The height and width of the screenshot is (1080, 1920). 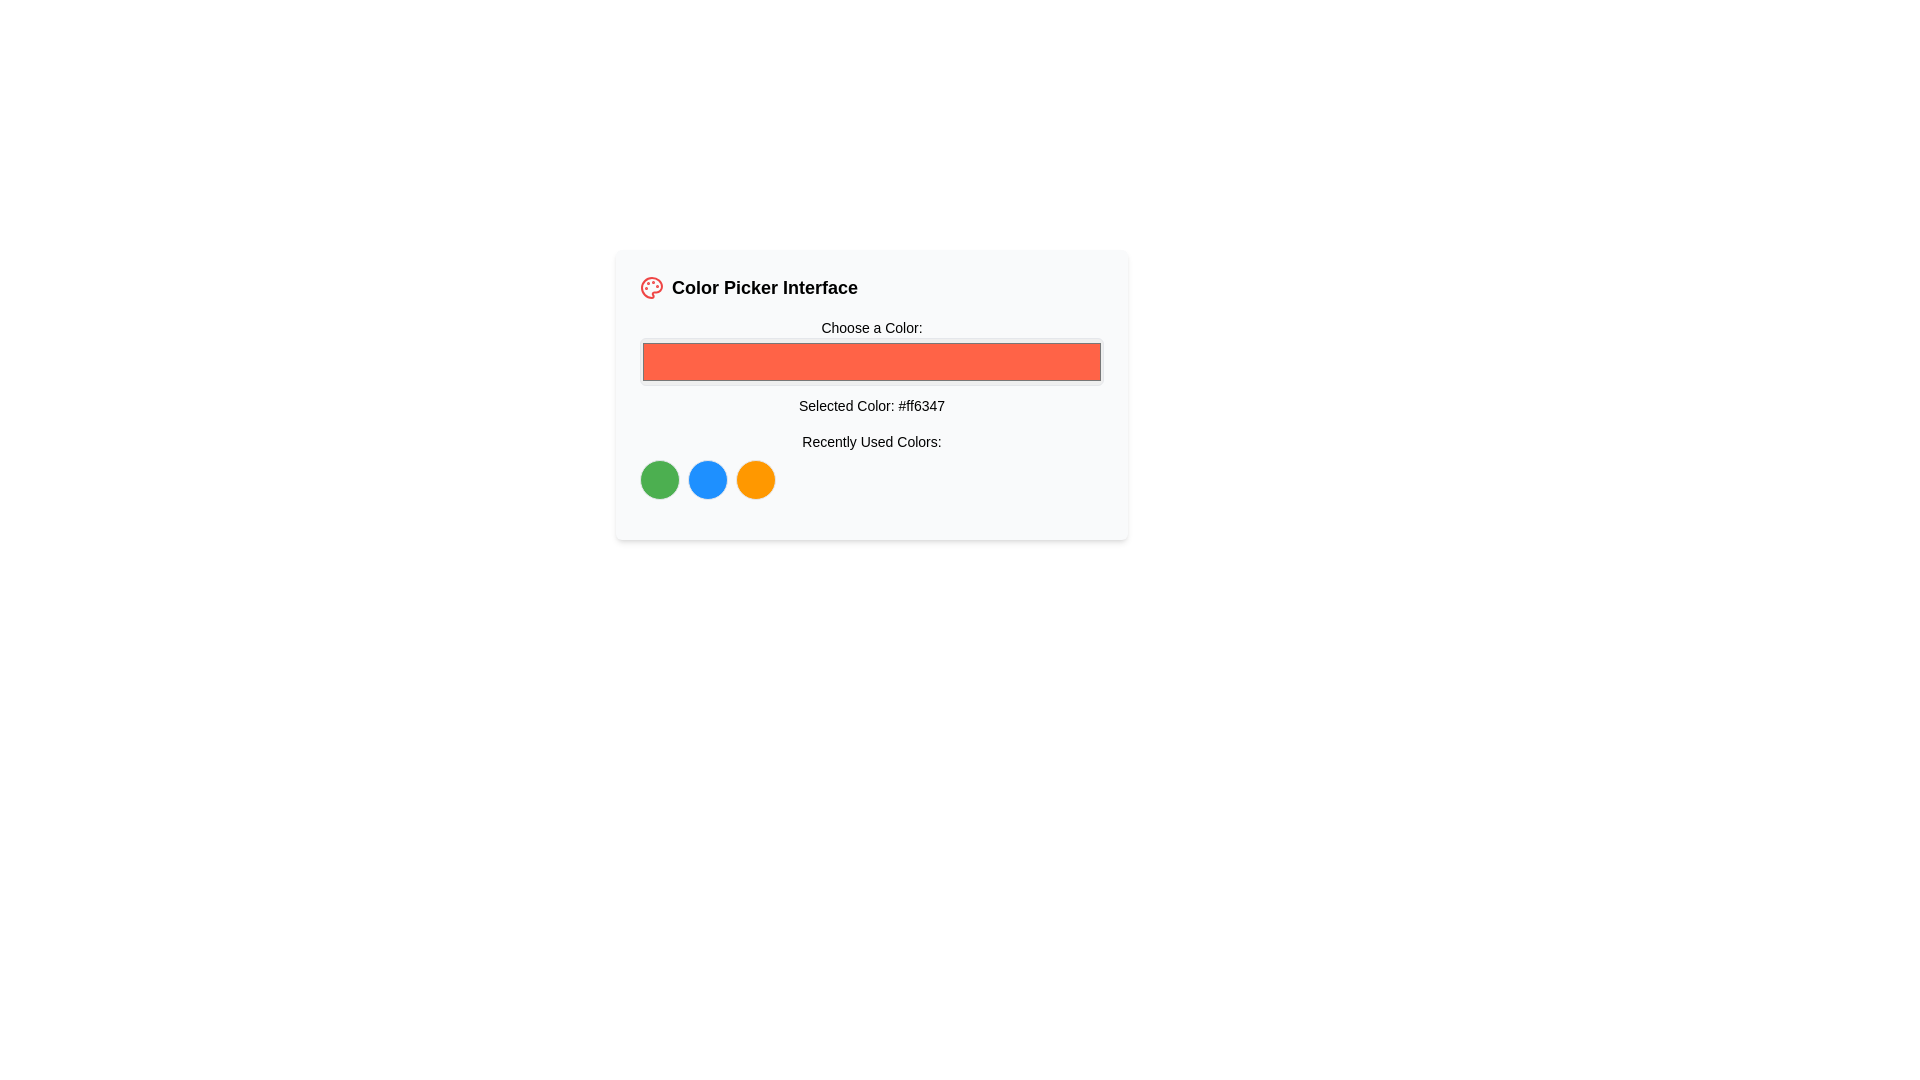 What do you see at coordinates (708, 479) in the screenshot?
I see `the blue color selection button located in the middle of a row of three circular elements in the 'Recently Used Colors' panel` at bounding box center [708, 479].